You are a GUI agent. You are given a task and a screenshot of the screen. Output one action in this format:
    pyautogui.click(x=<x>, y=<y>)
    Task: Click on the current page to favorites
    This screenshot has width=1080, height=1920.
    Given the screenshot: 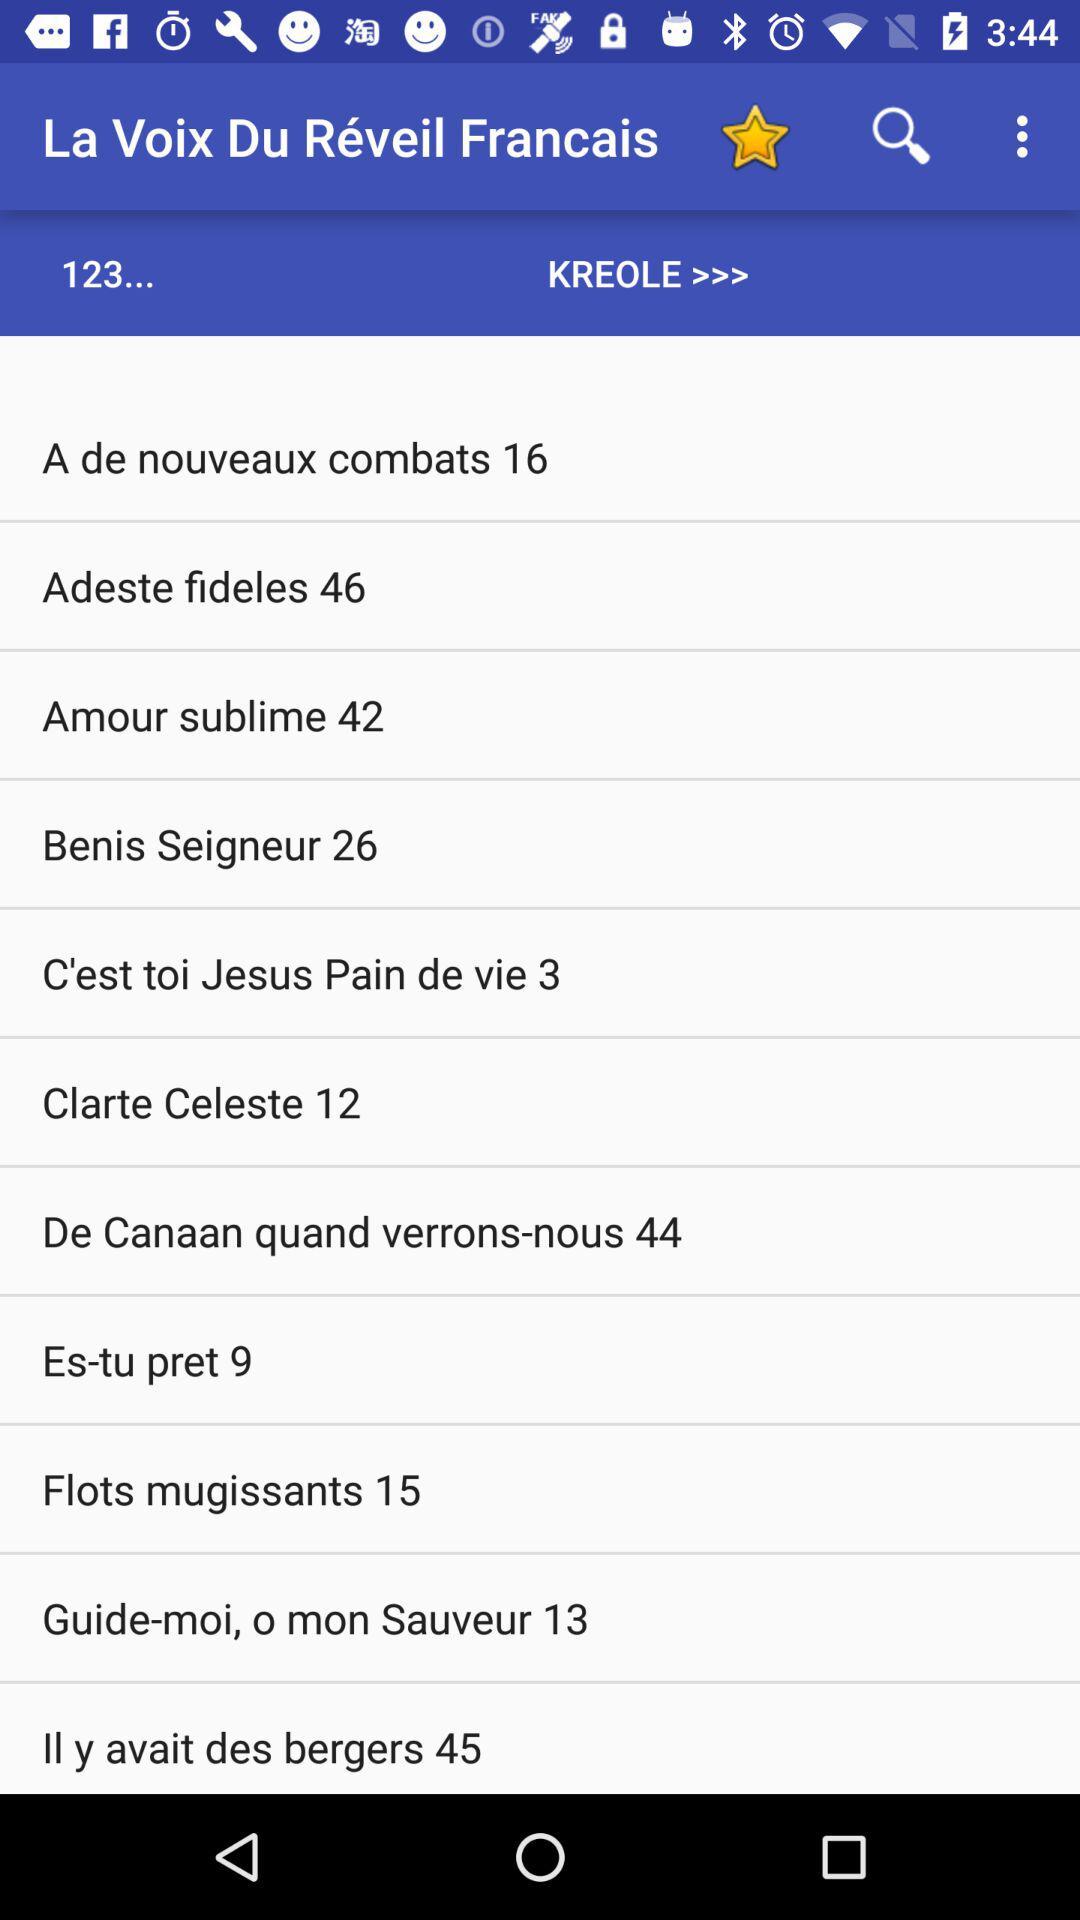 What is the action you would take?
    pyautogui.click(x=754, y=135)
    